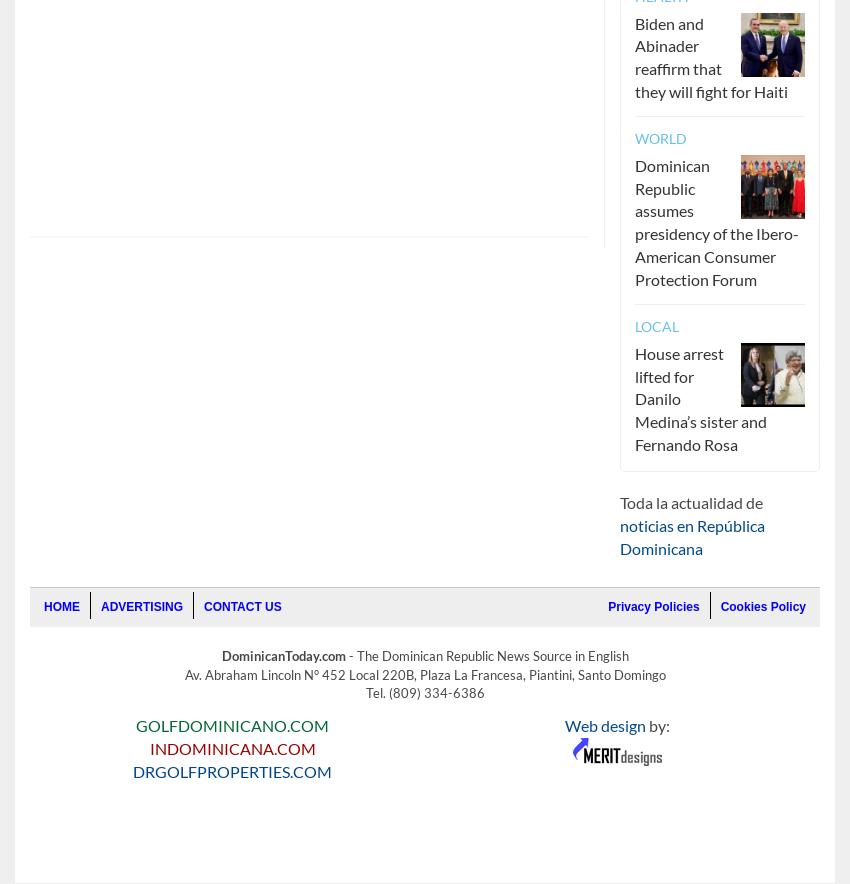 This screenshot has width=850, height=884. Describe the element at coordinates (762, 607) in the screenshot. I see `'Cookies Policy'` at that location.